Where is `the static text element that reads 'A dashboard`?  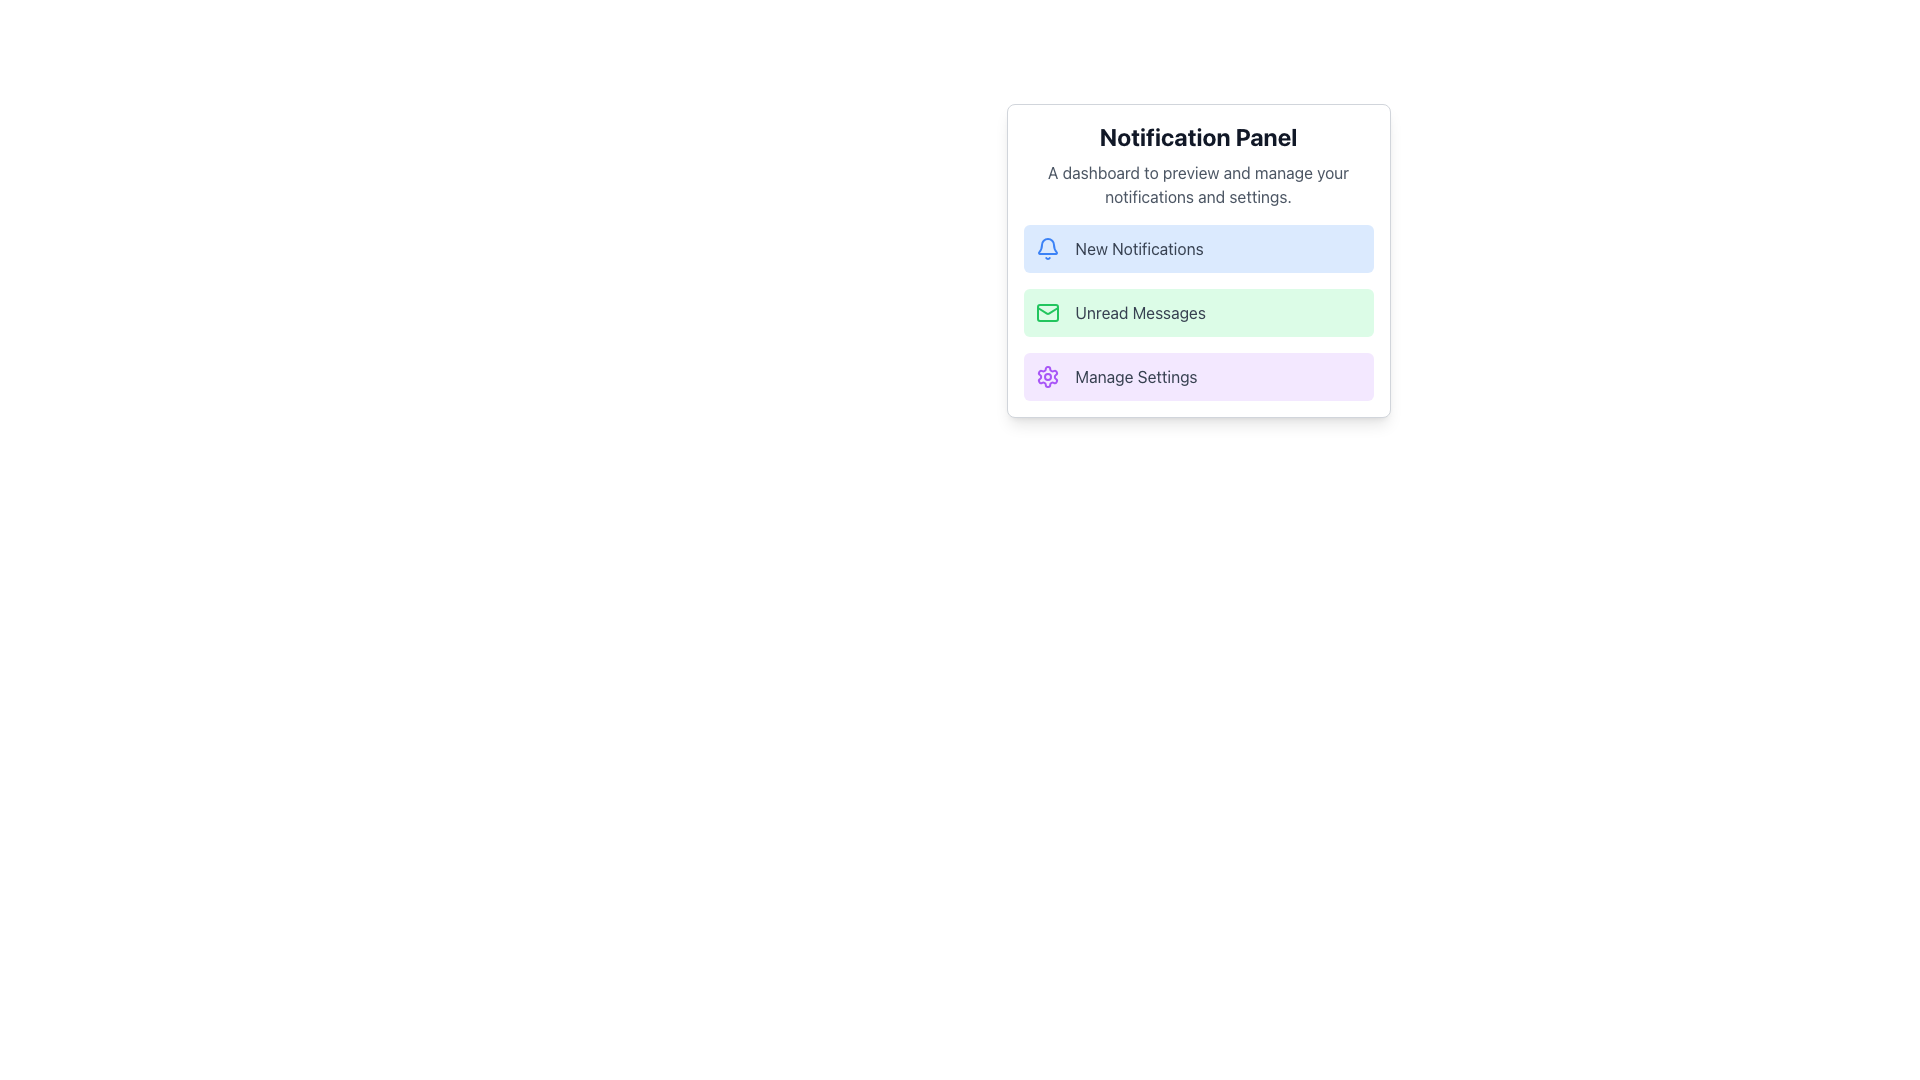
the static text element that reads 'A dashboard is located at coordinates (1198, 185).